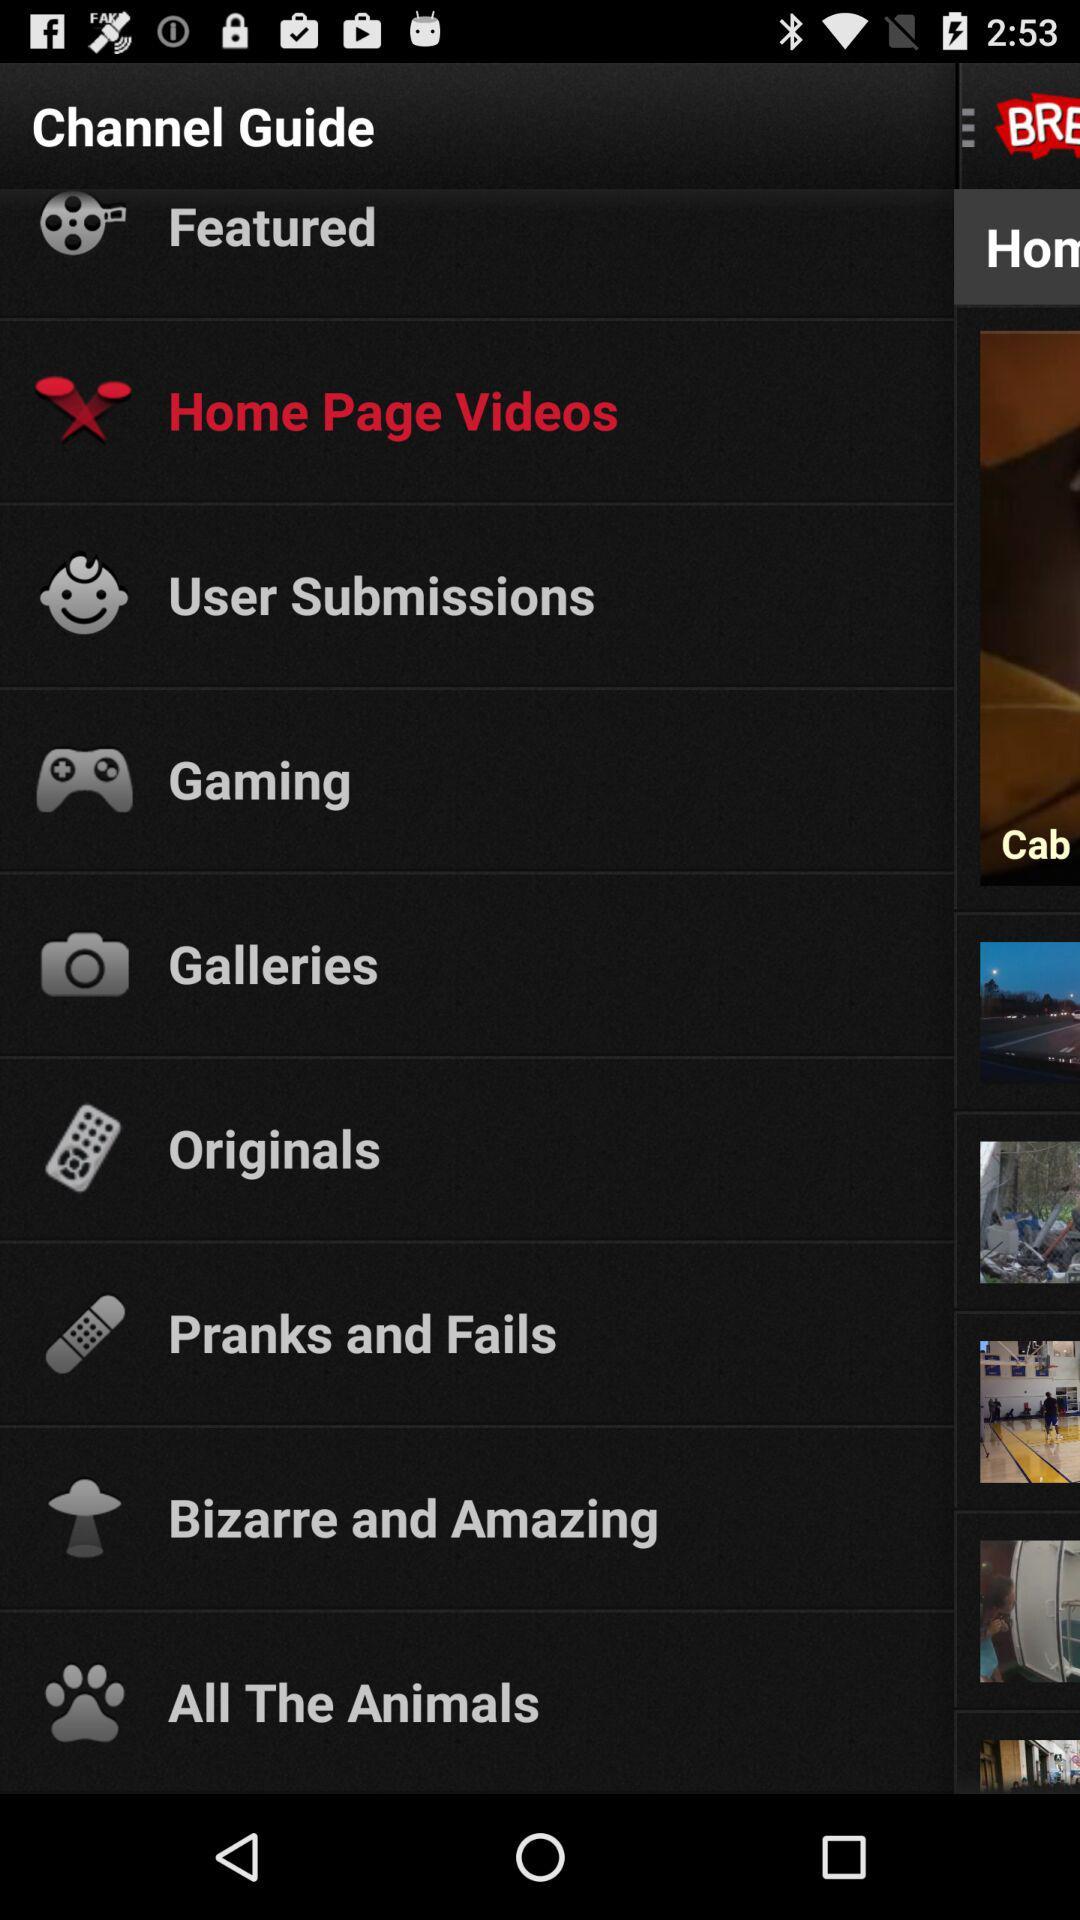 The height and width of the screenshot is (1920, 1080). I want to click on the app next to the bizarre and amazing, so click(1017, 1512).